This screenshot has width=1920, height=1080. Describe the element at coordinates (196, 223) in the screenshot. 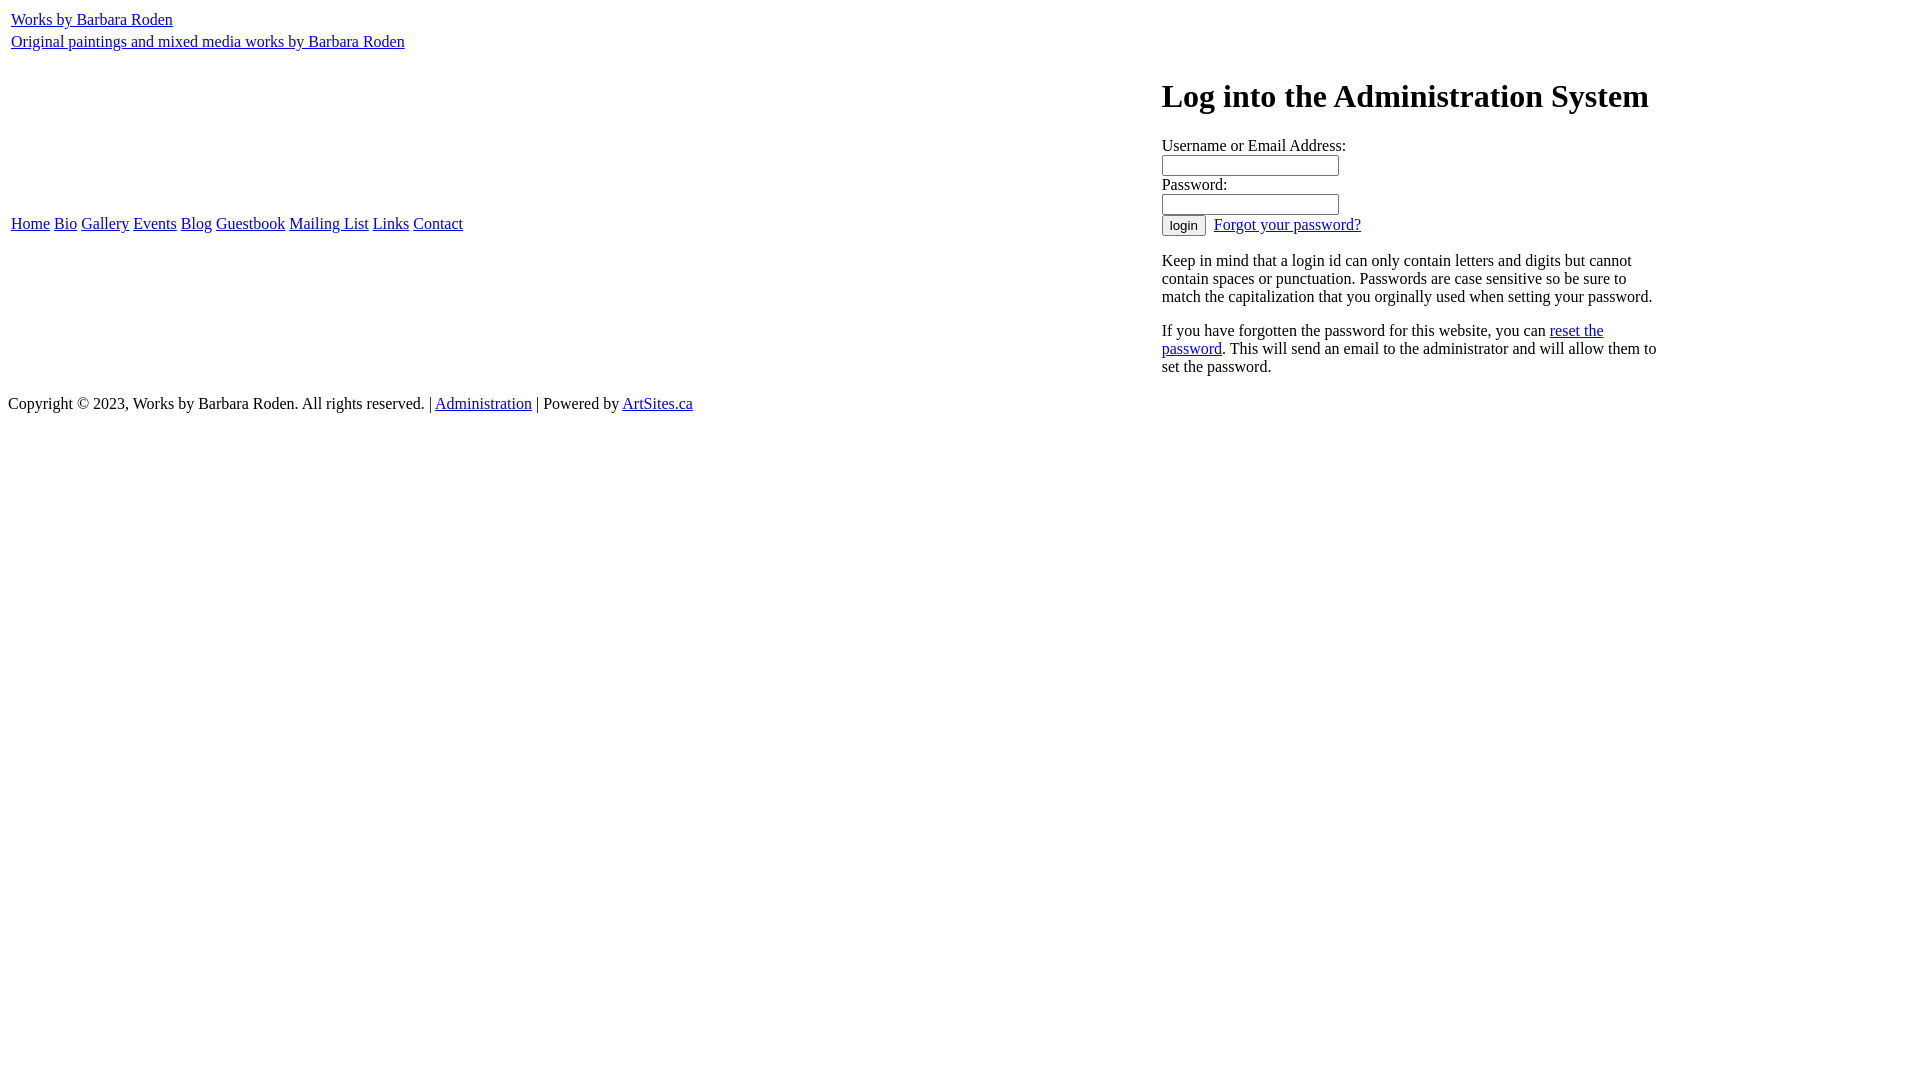

I see `'Blog'` at that location.